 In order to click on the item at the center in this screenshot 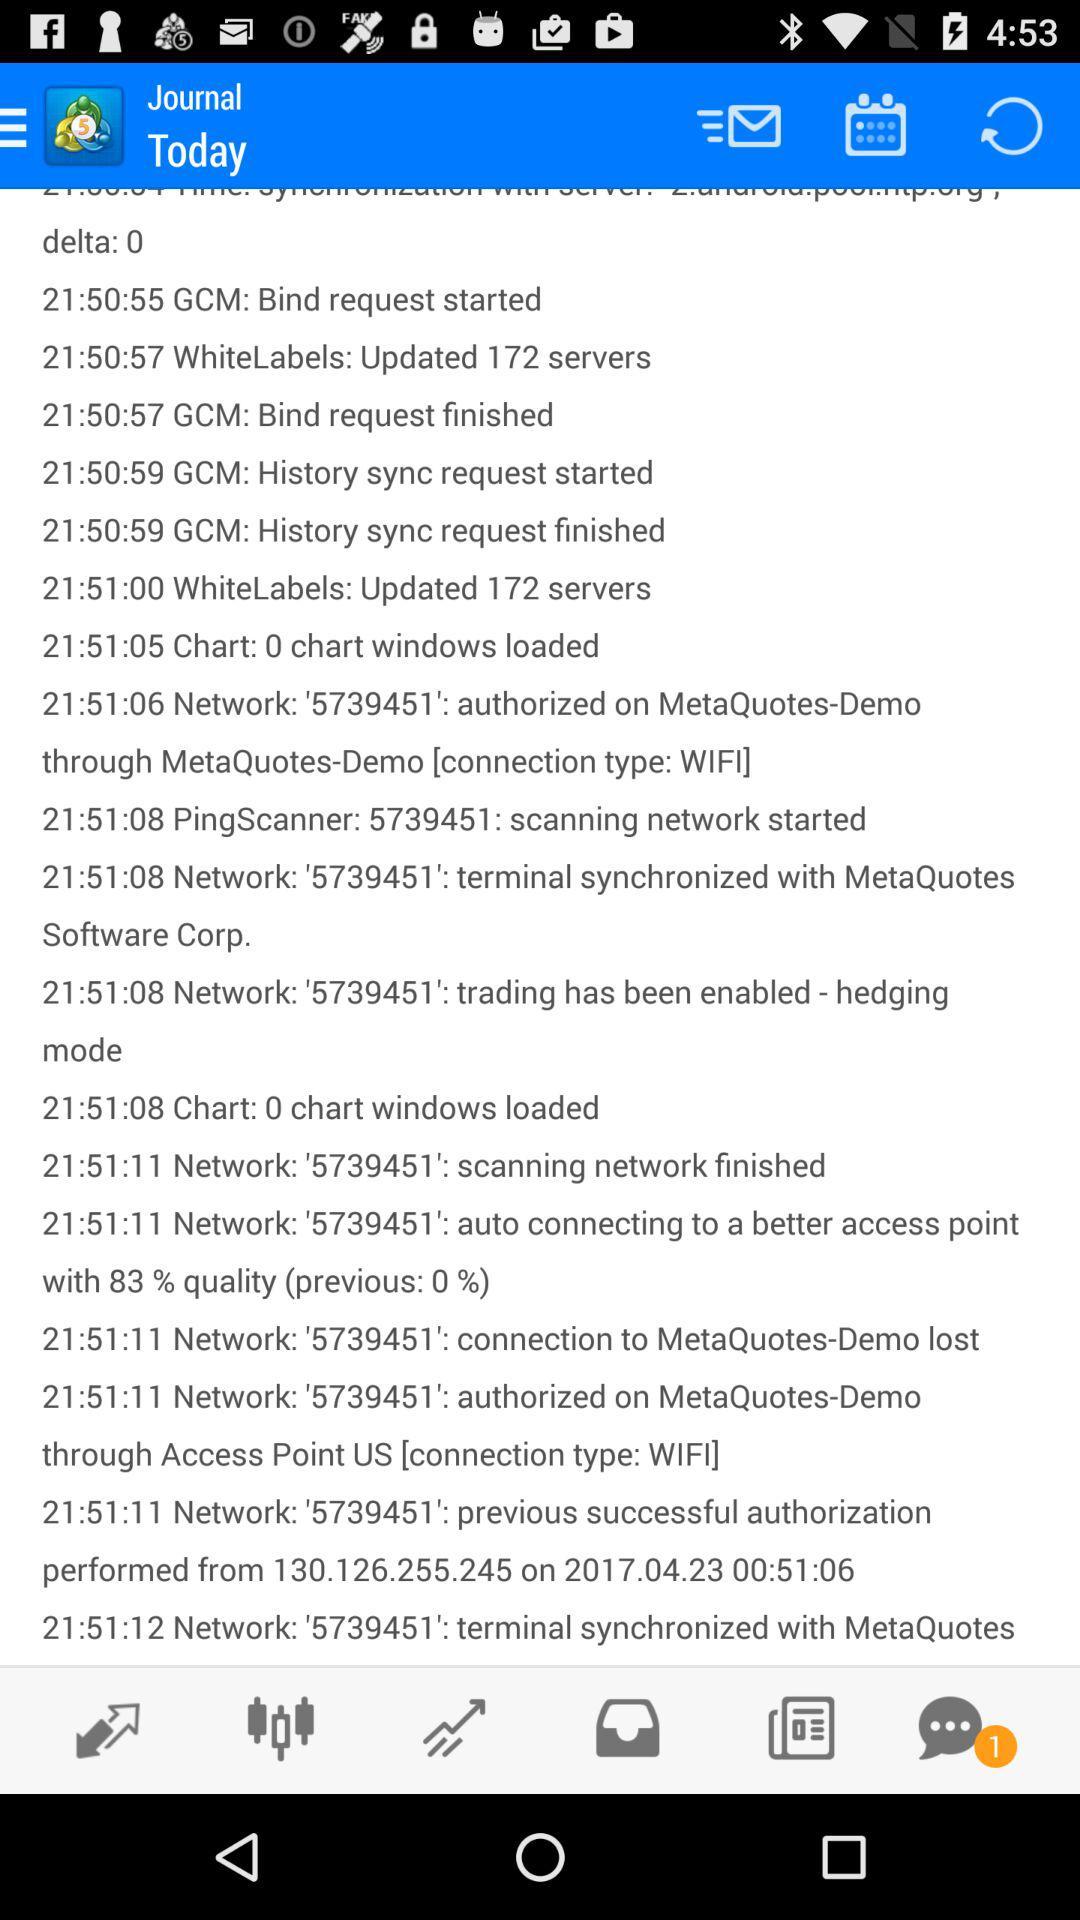, I will do `click(540, 925)`.